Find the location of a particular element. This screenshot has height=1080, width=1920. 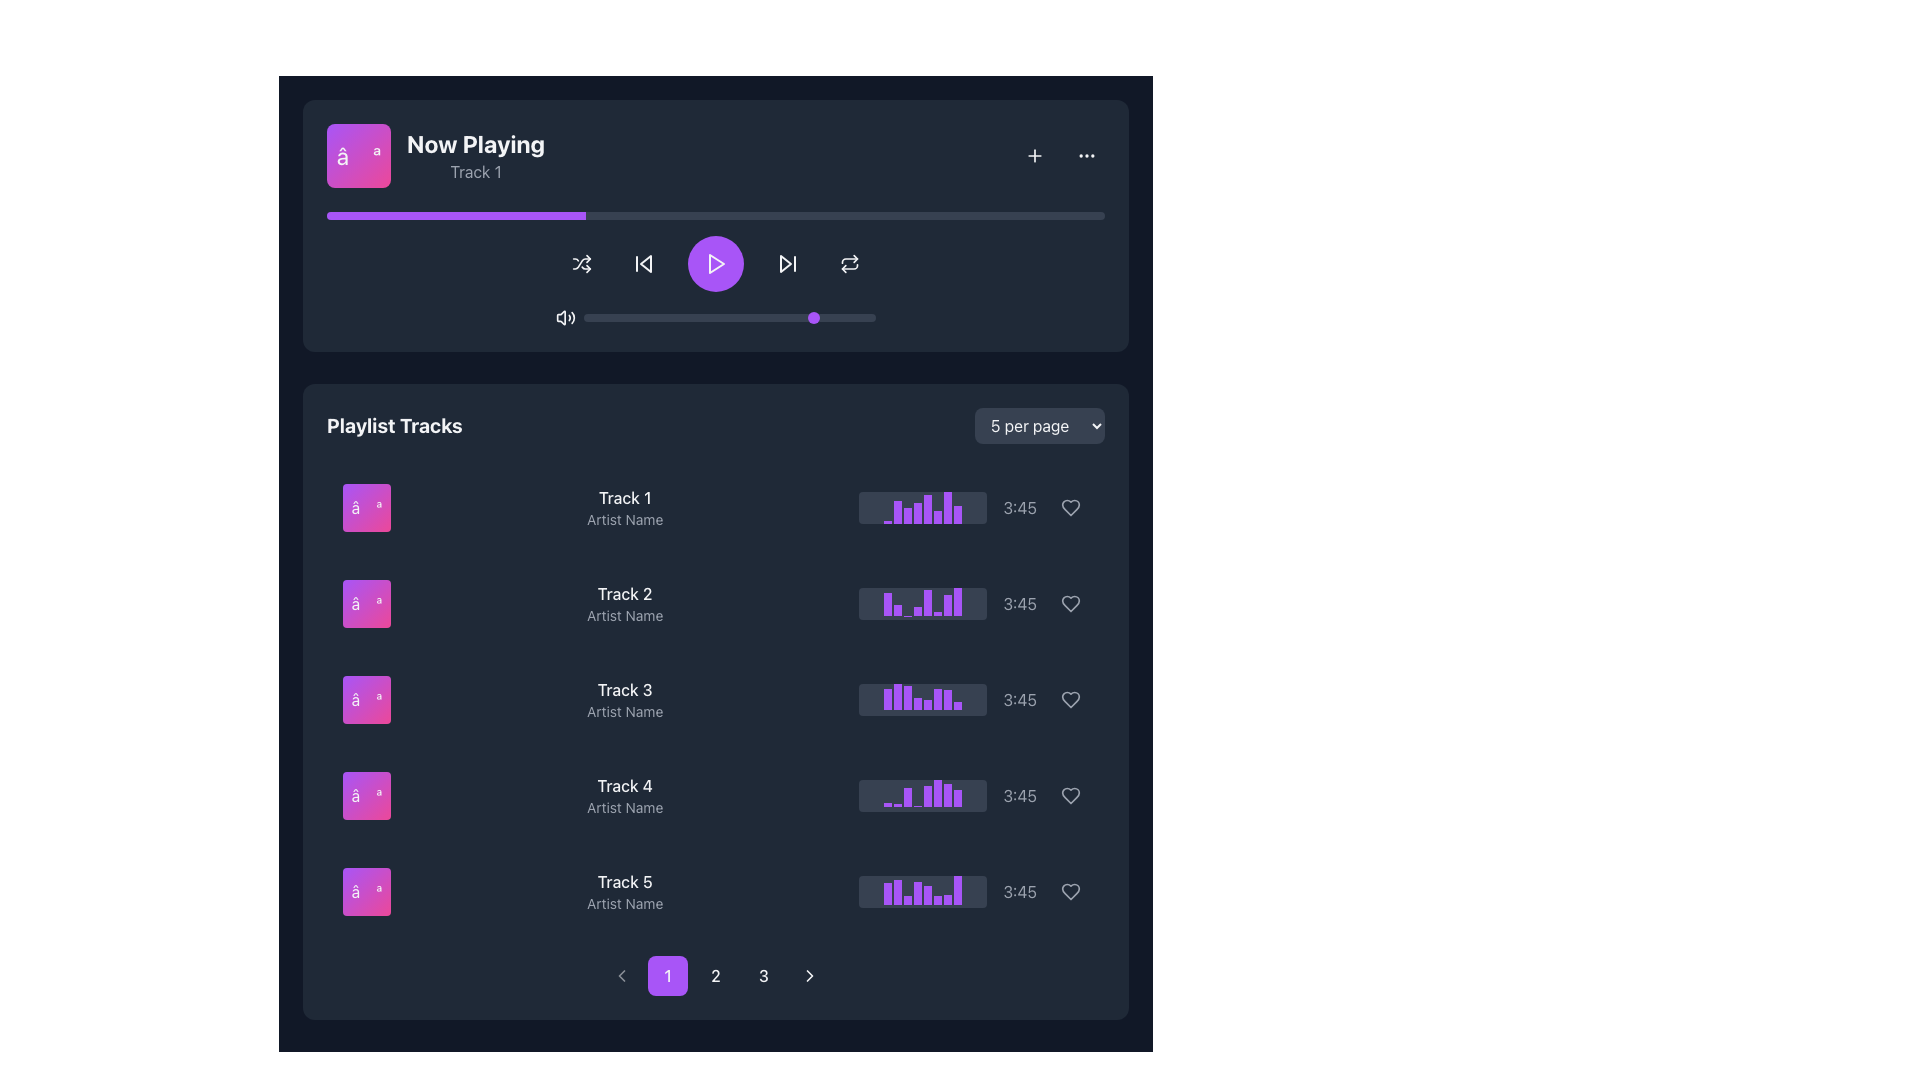

the last purple graphical visualization bar in the 'Track 3' row of the 'Playlist Tracks' section, which is shorter than its siblings is located at coordinates (957, 704).